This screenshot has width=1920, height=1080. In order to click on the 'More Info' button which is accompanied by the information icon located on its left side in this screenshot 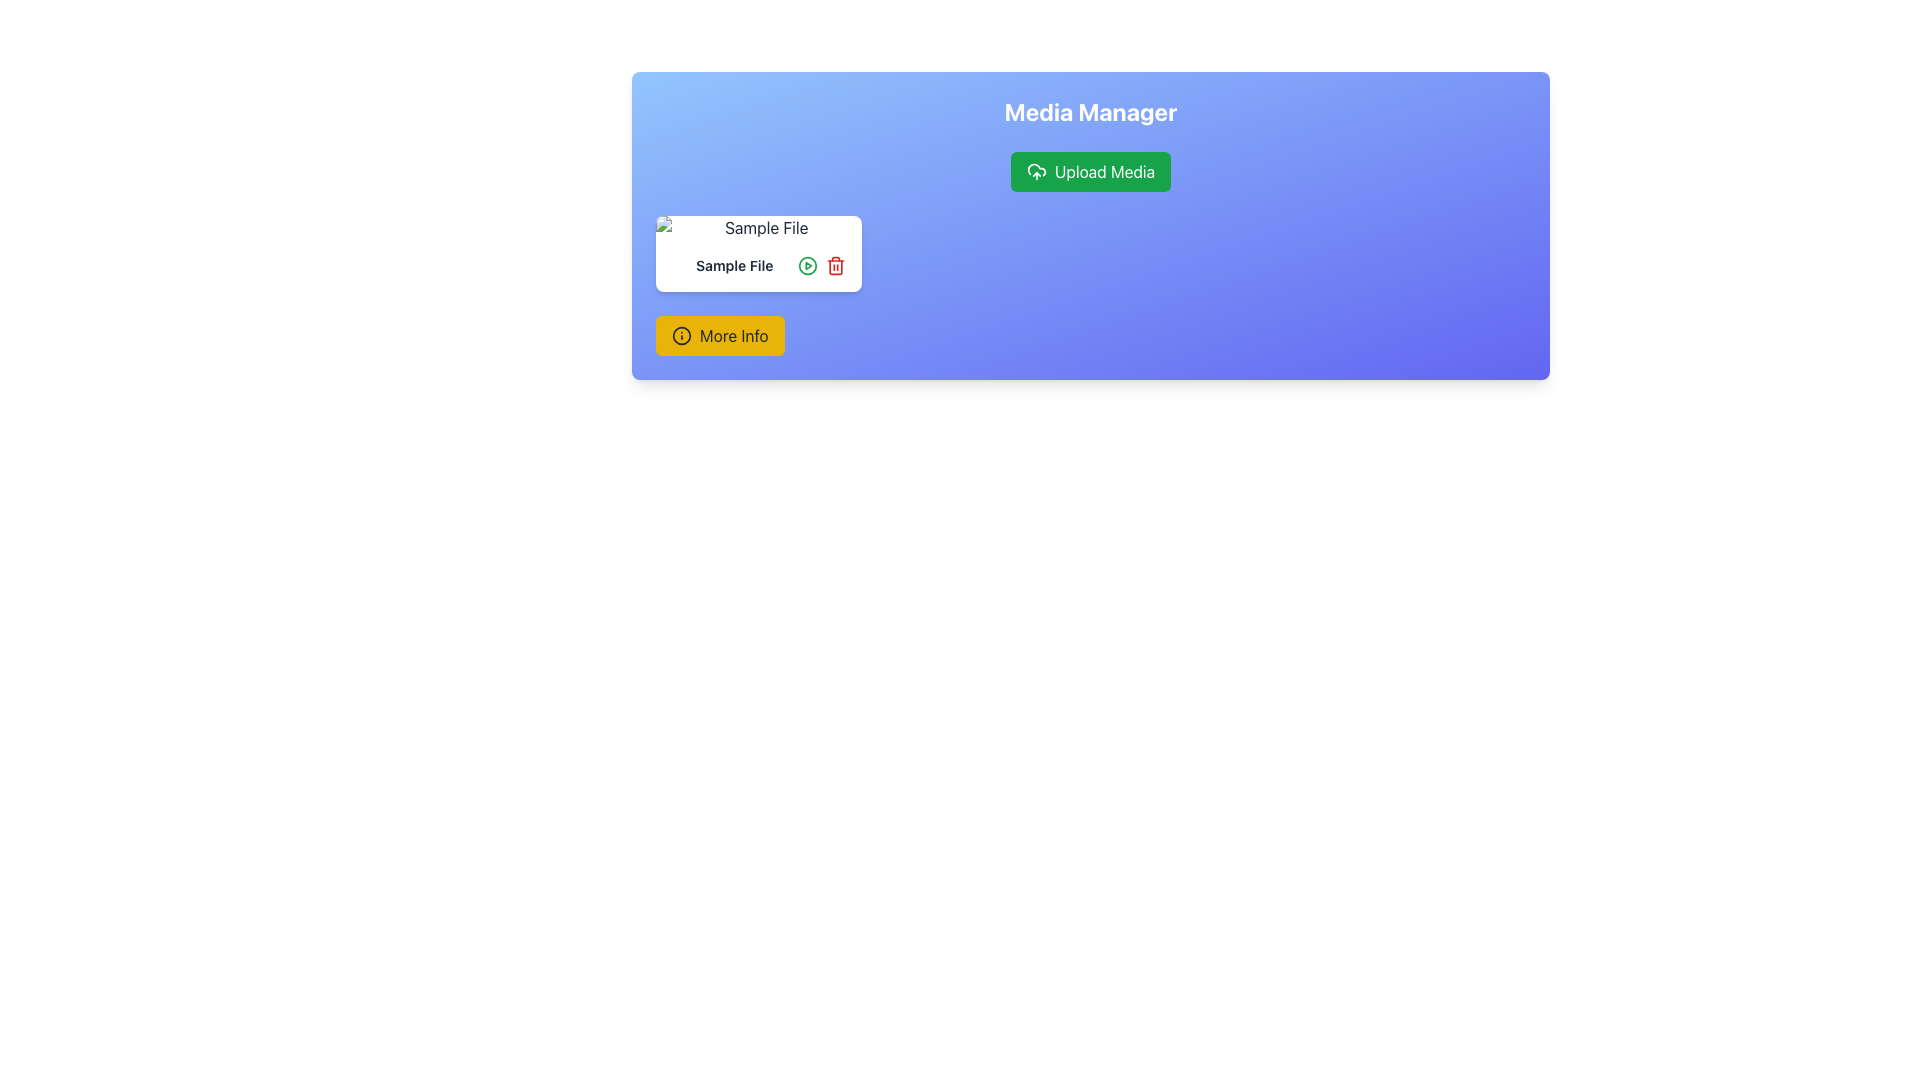, I will do `click(681, 334)`.